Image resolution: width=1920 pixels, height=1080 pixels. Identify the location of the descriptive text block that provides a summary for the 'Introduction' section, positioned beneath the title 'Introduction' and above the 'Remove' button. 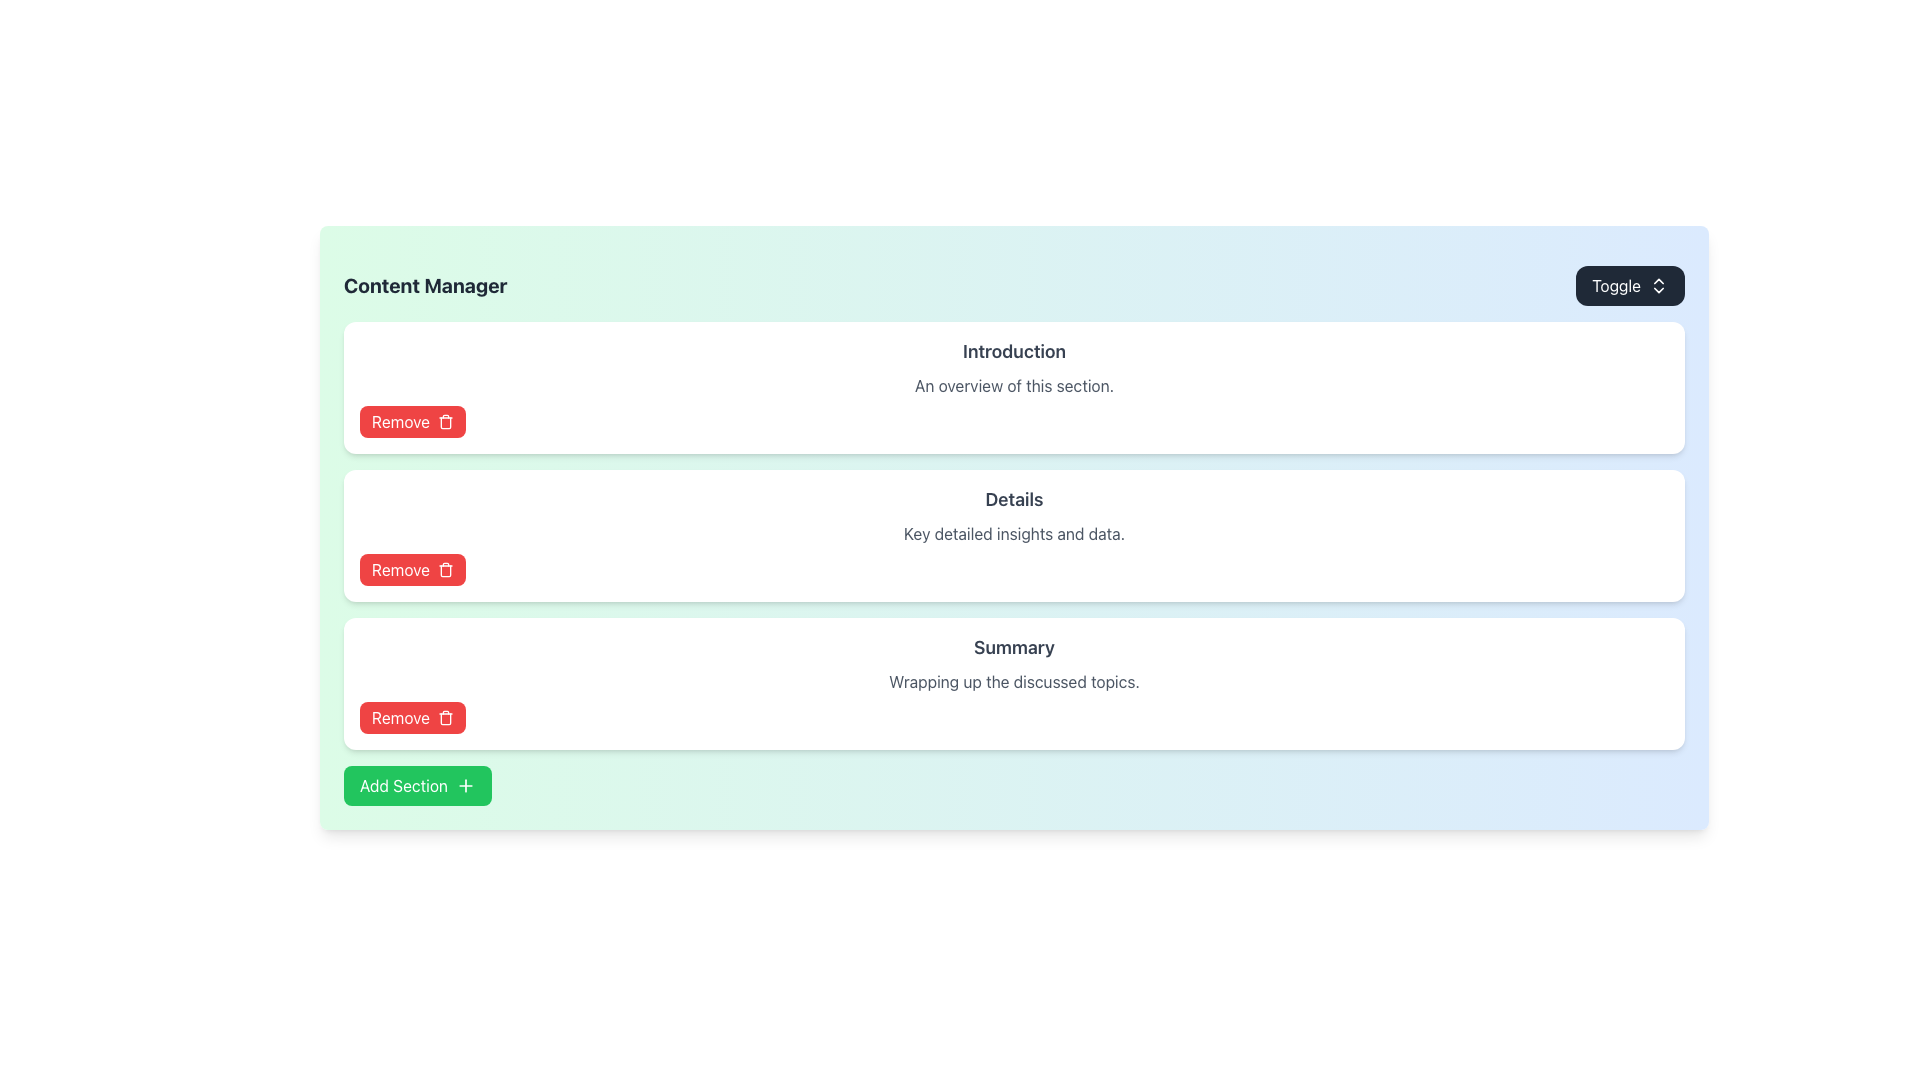
(1014, 385).